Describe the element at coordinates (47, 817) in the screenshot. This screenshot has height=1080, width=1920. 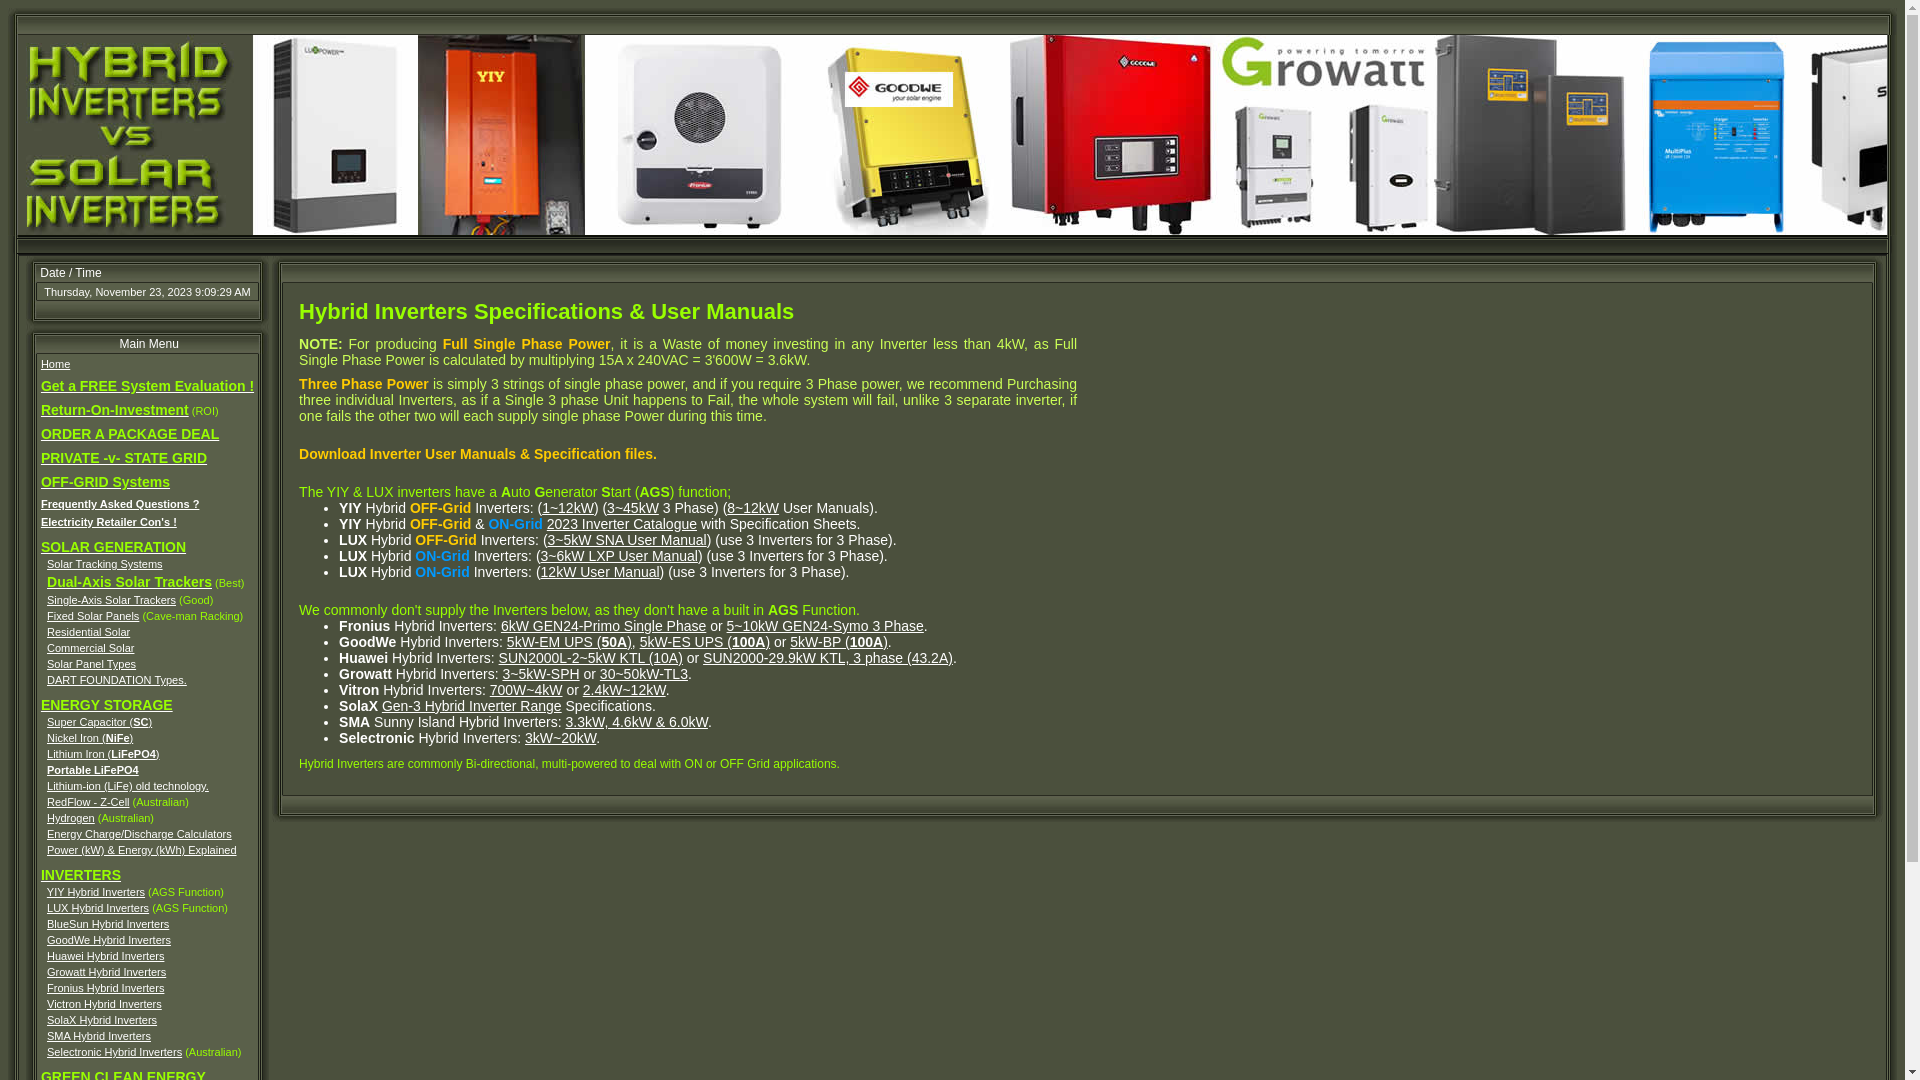
I see `'Hydrogen'` at that location.